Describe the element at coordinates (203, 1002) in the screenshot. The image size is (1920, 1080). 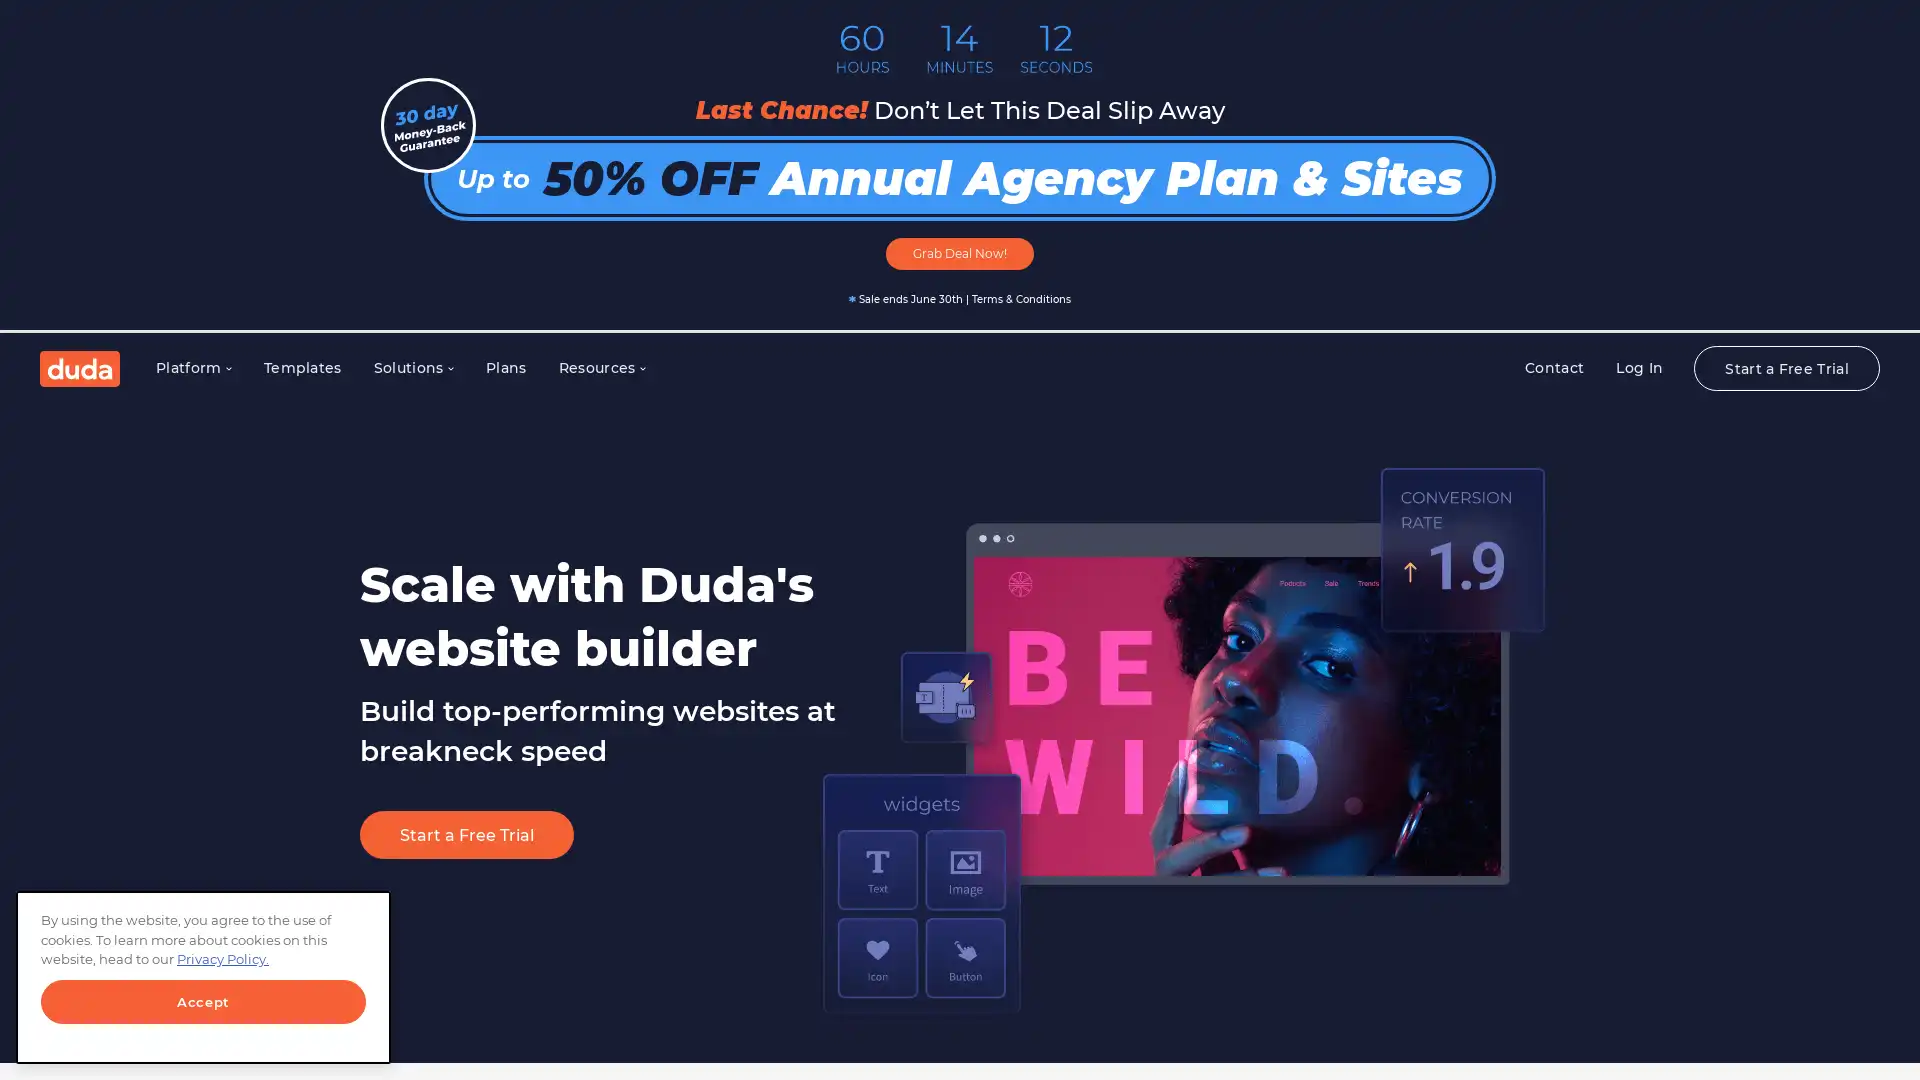
I see `Accept` at that location.